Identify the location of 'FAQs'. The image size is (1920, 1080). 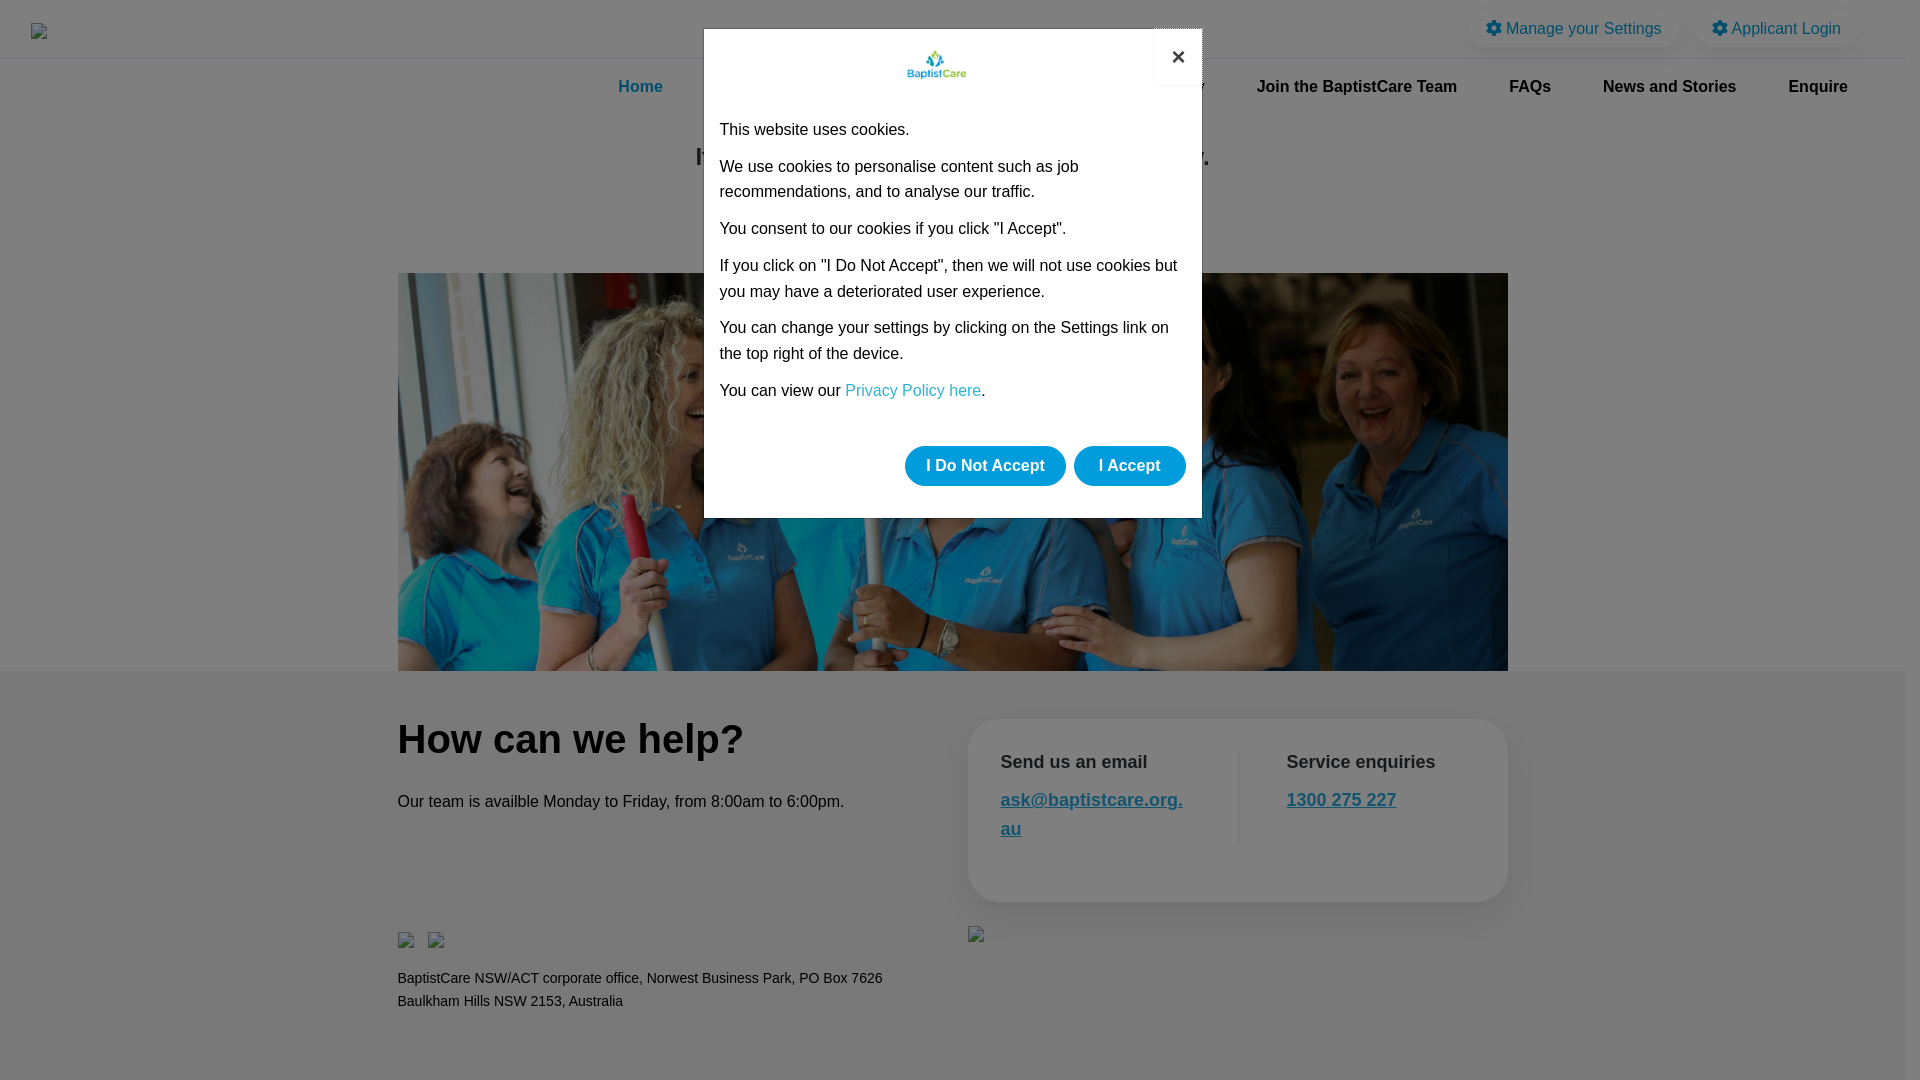
(1529, 86).